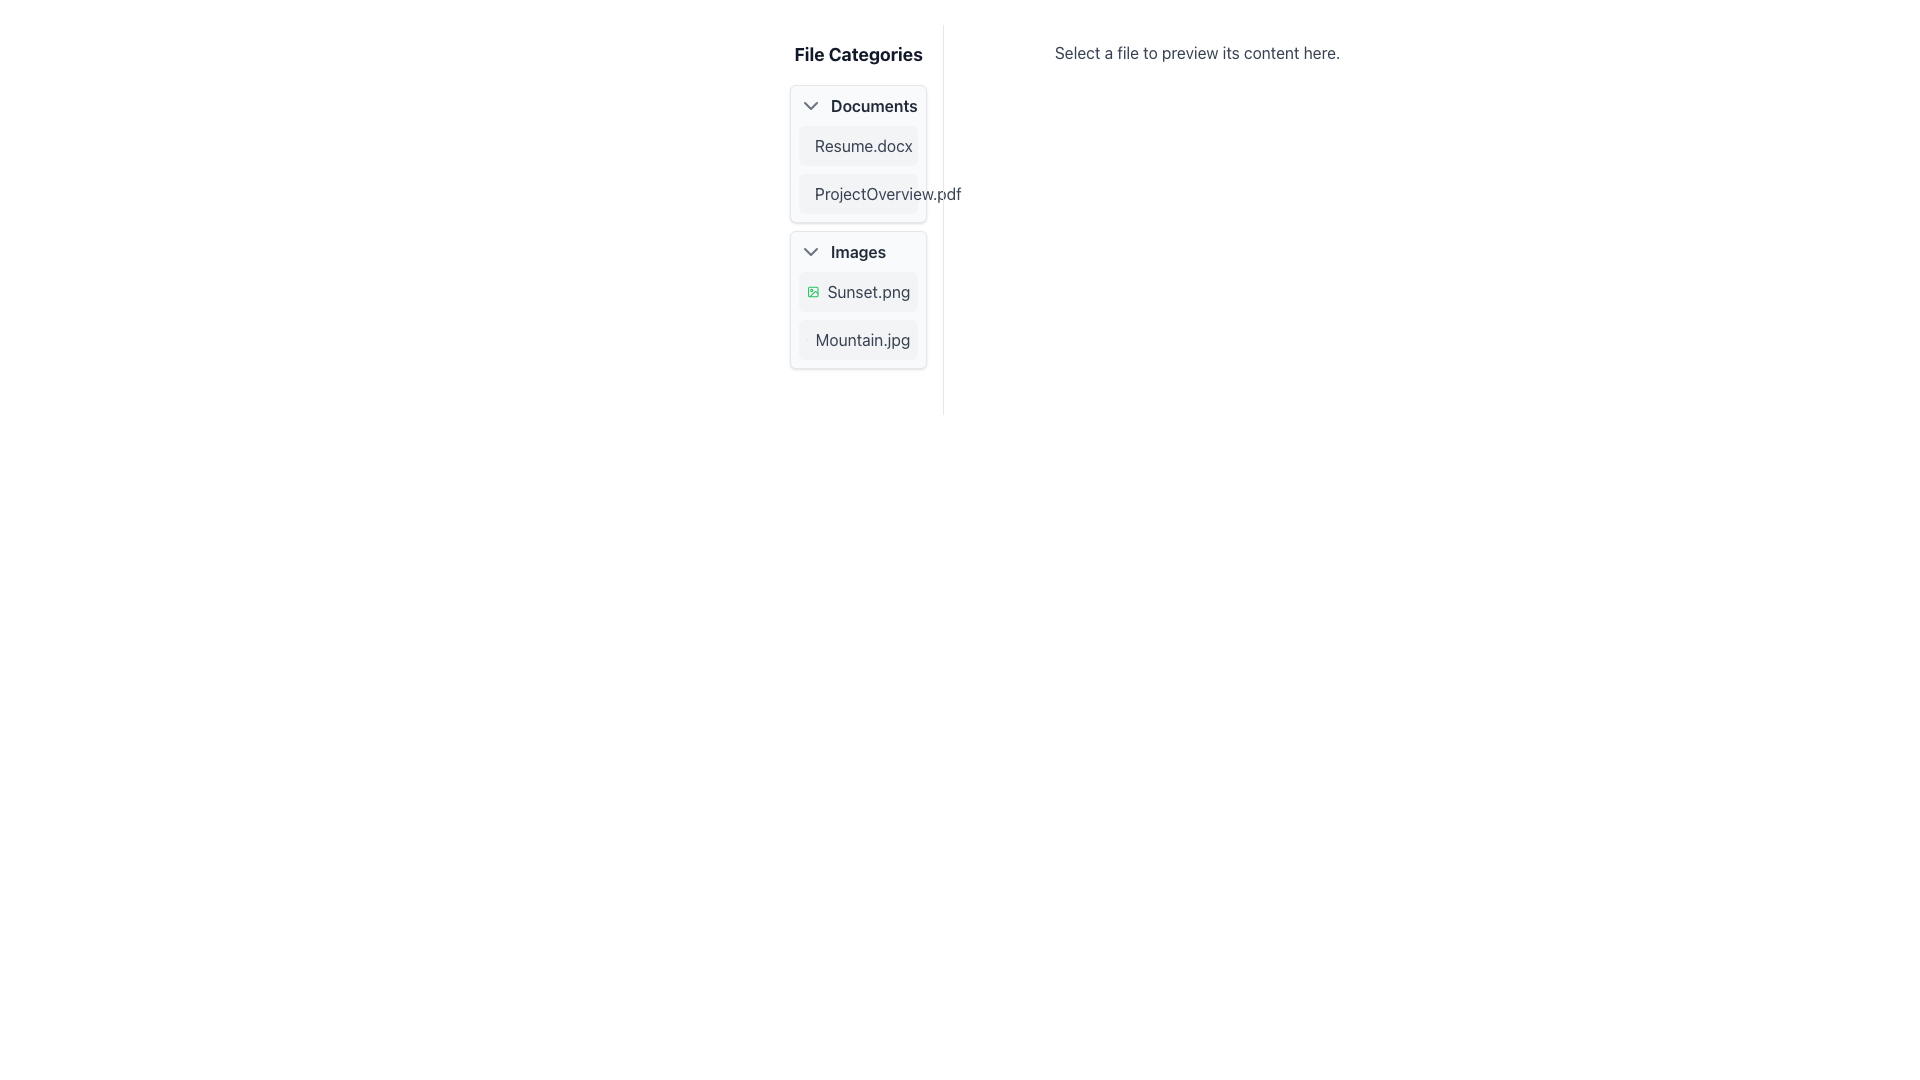 The height and width of the screenshot is (1080, 1920). What do you see at coordinates (858, 292) in the screenshot?
I see `the list item representing the file 'Sunset.png'` at bounding box center [858, 292].